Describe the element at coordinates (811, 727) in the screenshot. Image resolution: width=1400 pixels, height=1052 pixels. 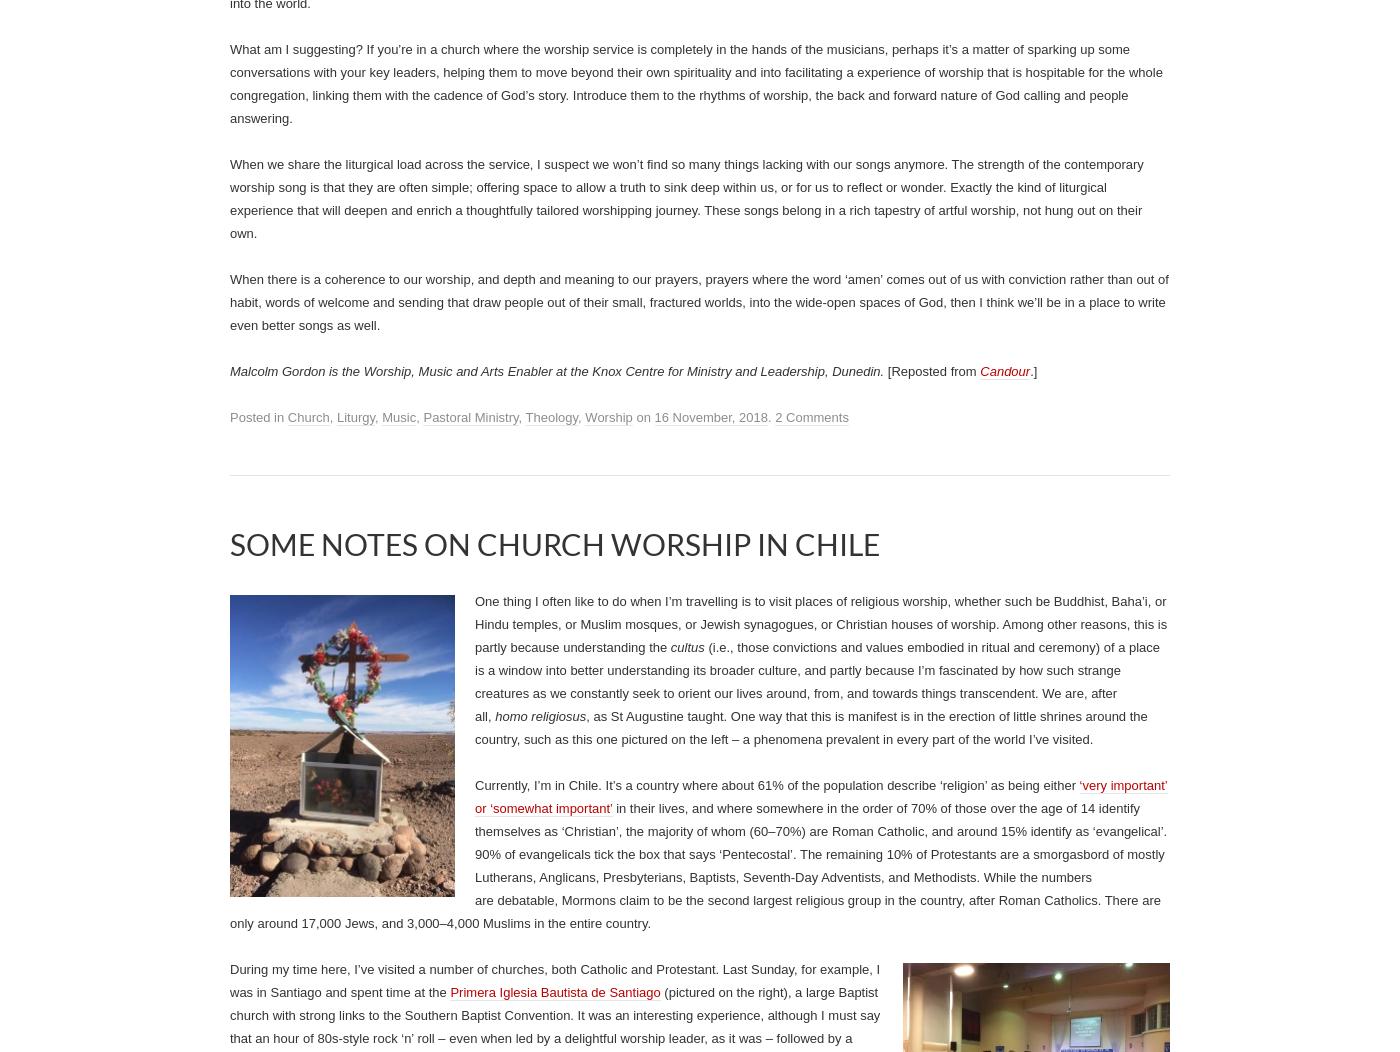
I see `'One way that this is manifest is in the erection of little shrines around the country, such as this one pictured on the left – a phenomena prevalent in every part of the world I’ve visited.'` at that location.